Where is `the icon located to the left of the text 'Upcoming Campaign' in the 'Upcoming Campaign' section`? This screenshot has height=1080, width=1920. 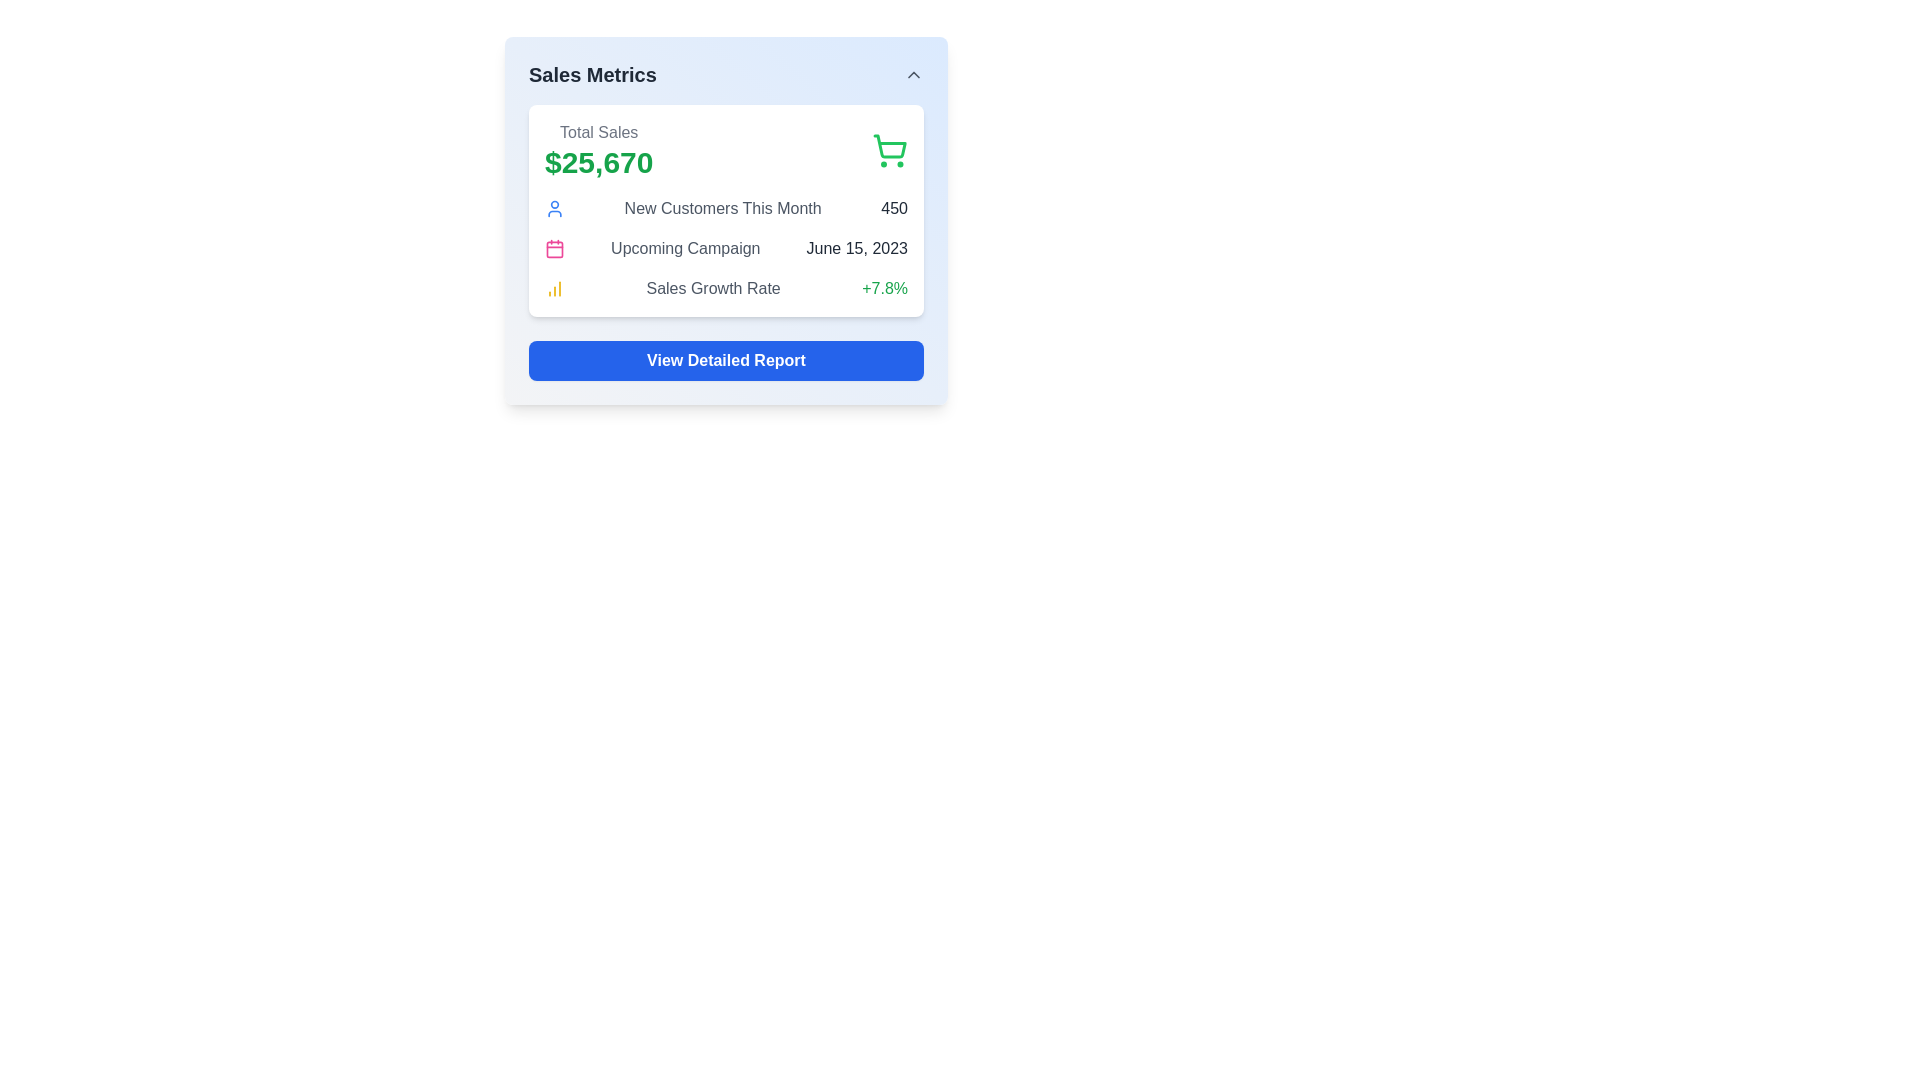 the icon located to the left of the text 'Upcoming Campaign' in the 'Upcoming Campaign' section is located at coordinates (555, 248).